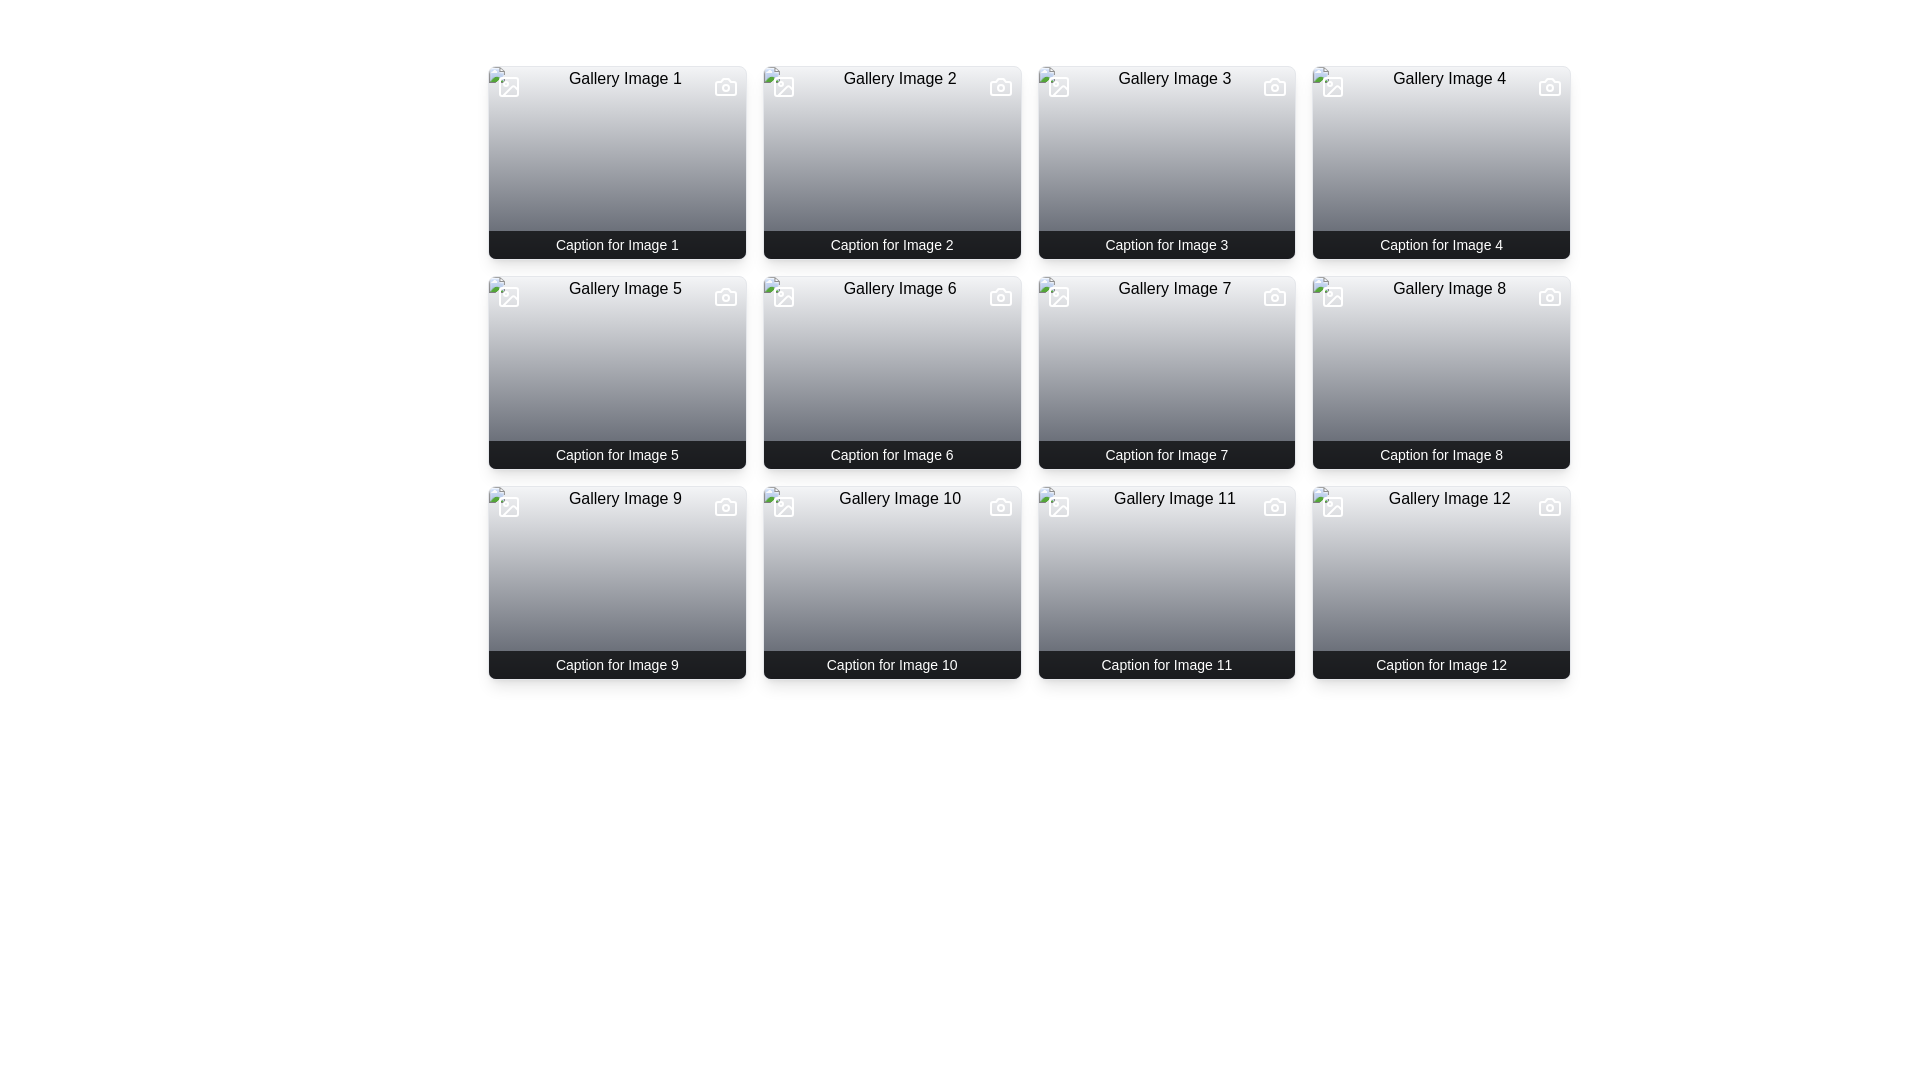 The image size is (1920, 1080). What do you see at coordinates (1333, 297) in the screenshot?
I see `the SVG graphical element located in the top-left corner of the eighth grid item in the gallery layout, which indicates functionality or metadata associated with the image` at bounding box center [1333, 297].